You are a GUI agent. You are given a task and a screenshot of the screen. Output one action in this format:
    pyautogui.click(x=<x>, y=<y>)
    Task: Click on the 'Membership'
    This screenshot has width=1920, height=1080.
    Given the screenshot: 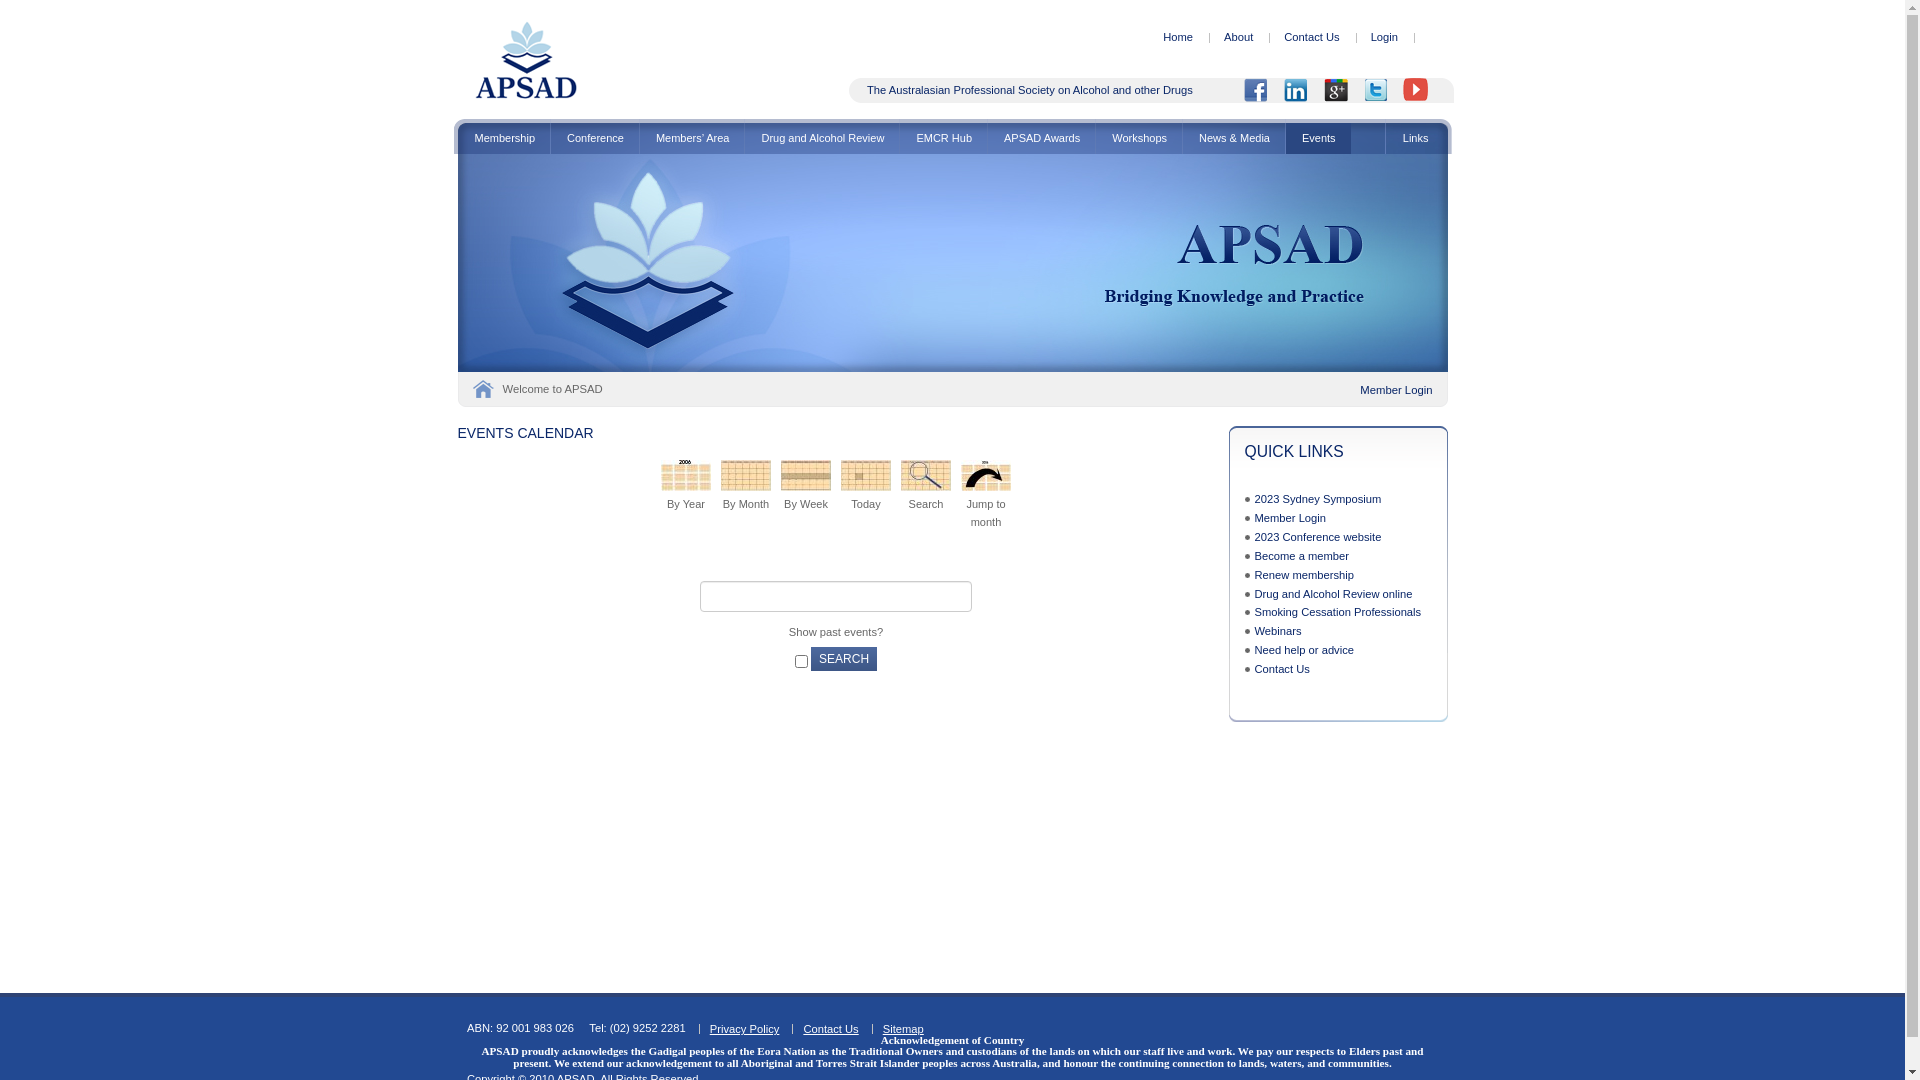 What is the action you would take?
    pyautogui.click(x=504, y=137)
    